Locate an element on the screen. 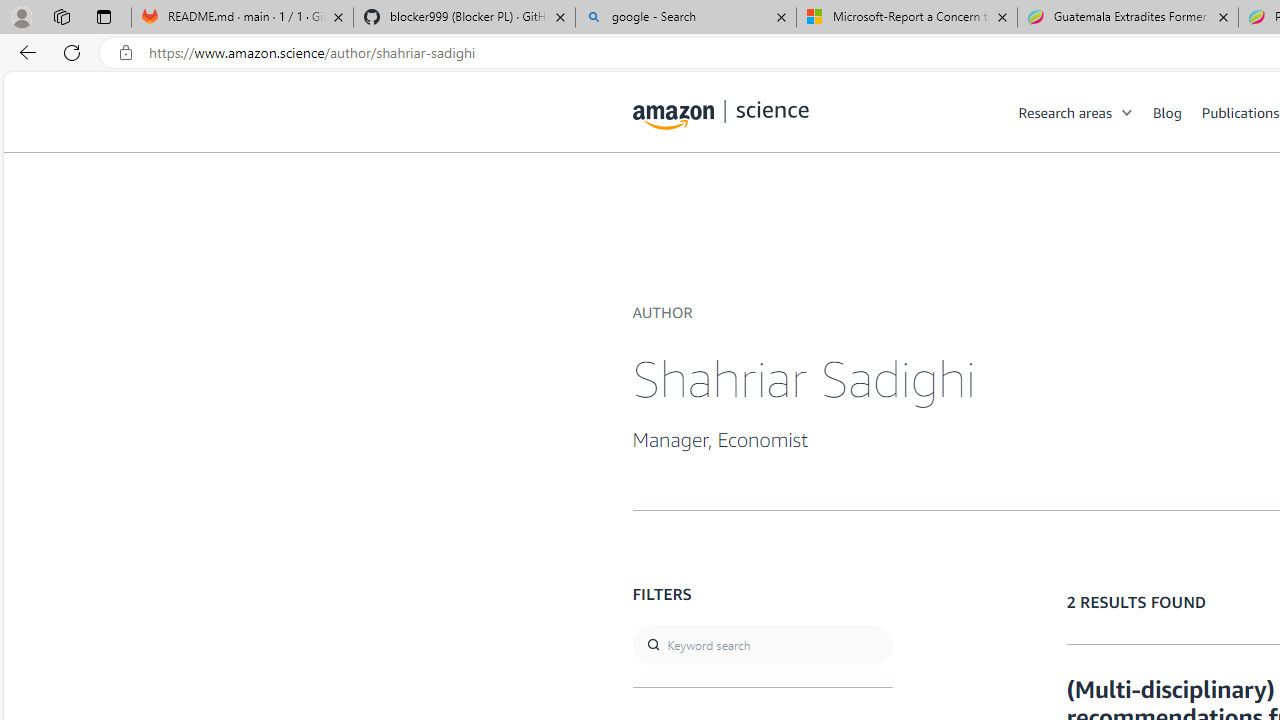 The image size is (1280, 720). 'Publications' is located at coordinates (1239, 111).